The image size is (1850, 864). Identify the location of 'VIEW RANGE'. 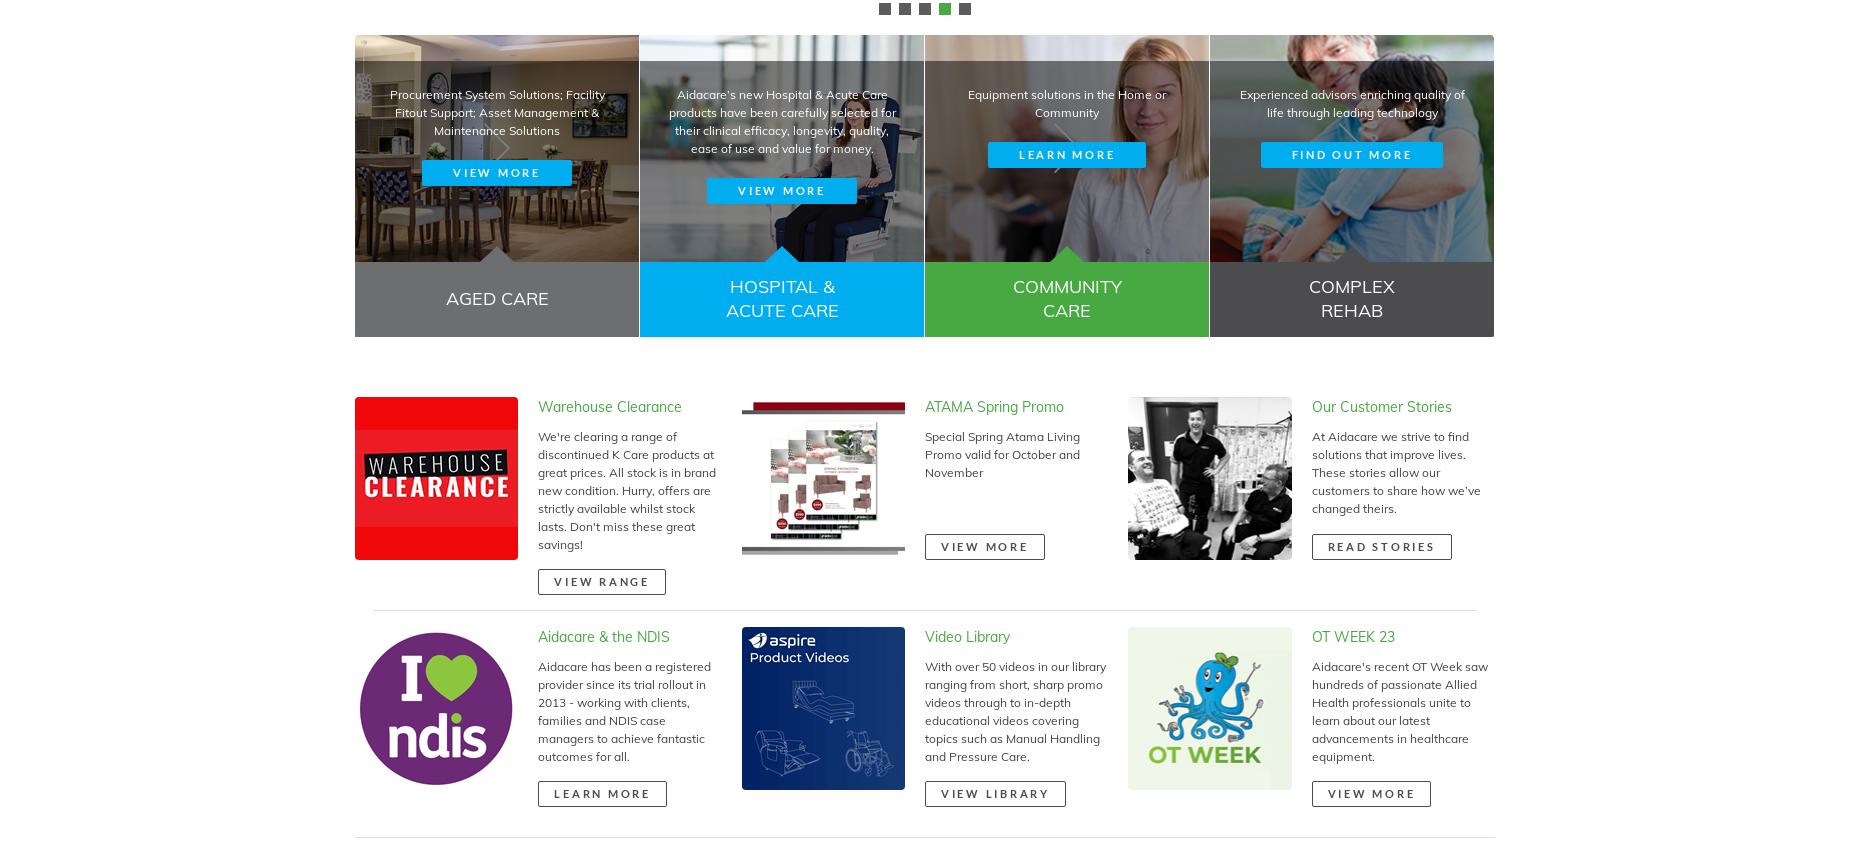
(554, 579).